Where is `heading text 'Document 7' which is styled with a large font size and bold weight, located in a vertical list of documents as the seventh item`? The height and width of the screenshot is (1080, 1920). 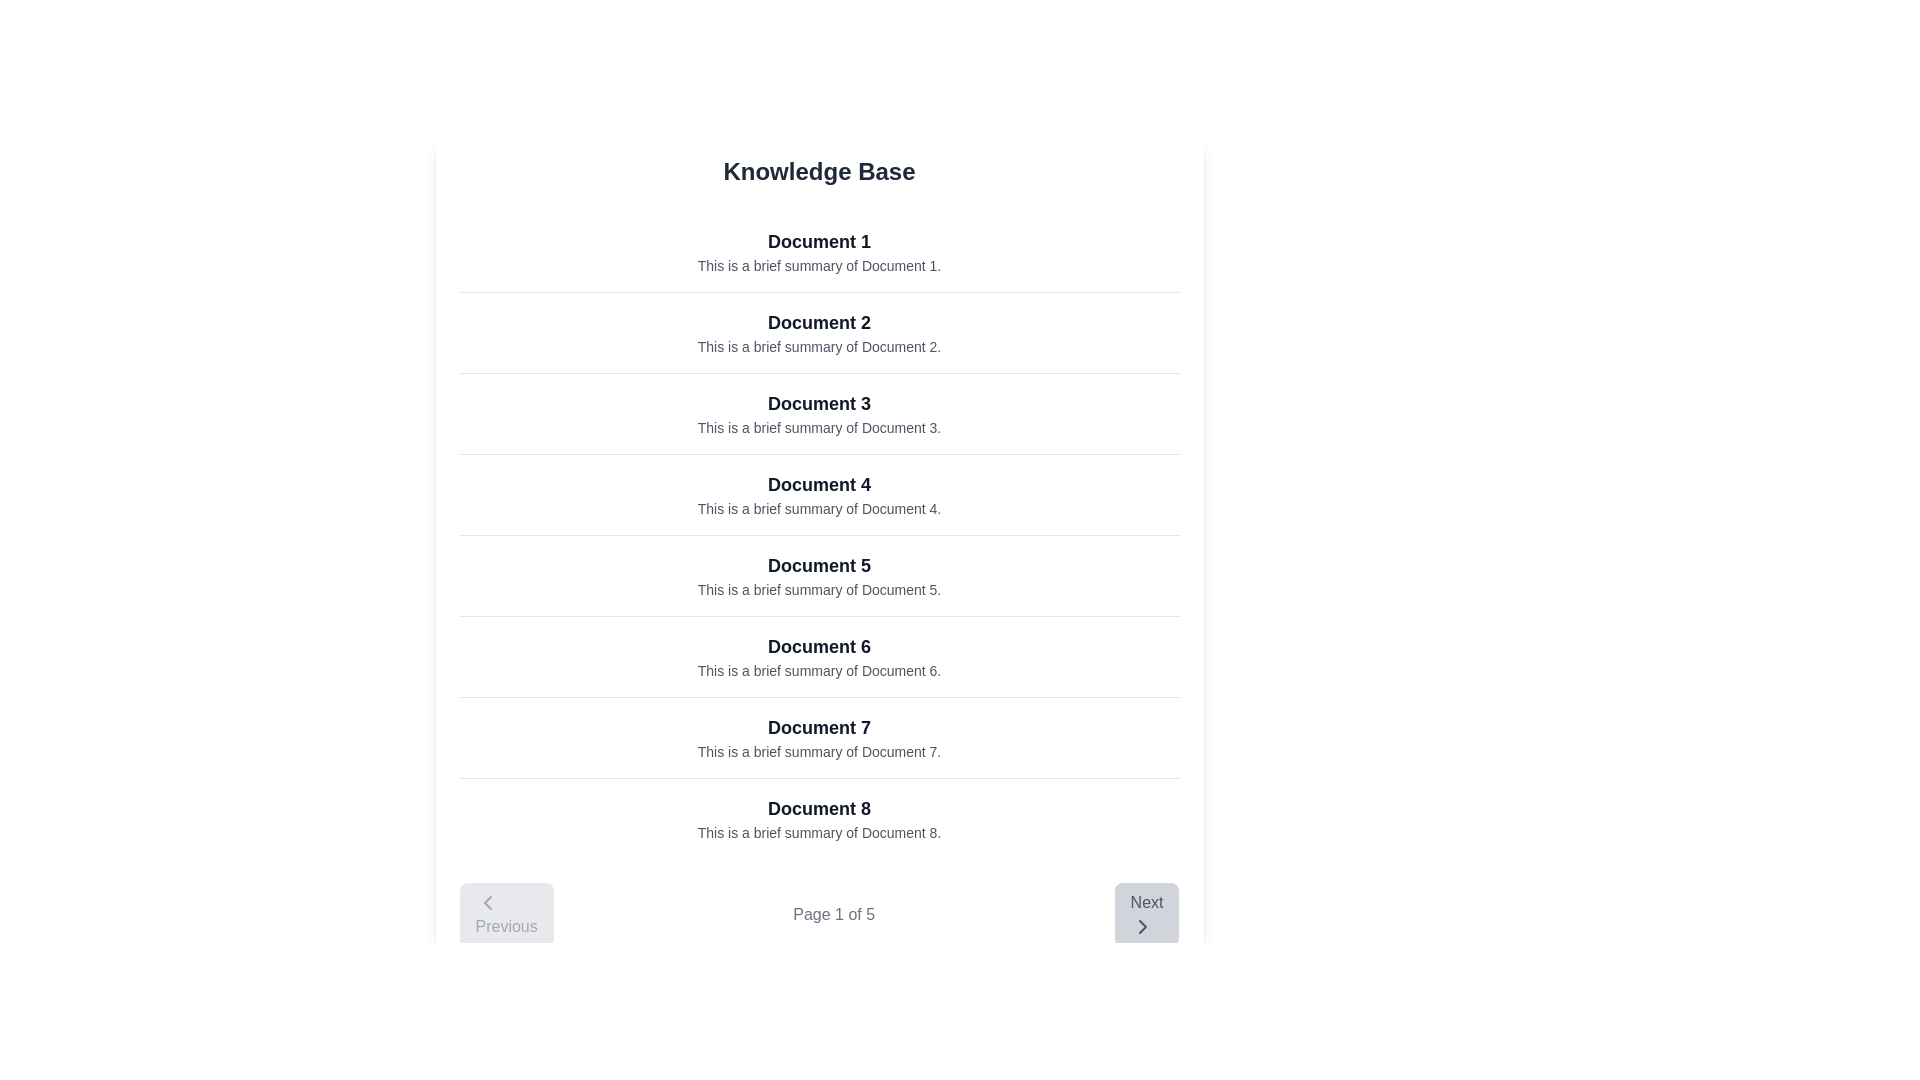 heading text 'Document 7' which is styled with a large font size and bold weight, located in a vertical list of documents as the seventh item is located at coordinates (819, 728).